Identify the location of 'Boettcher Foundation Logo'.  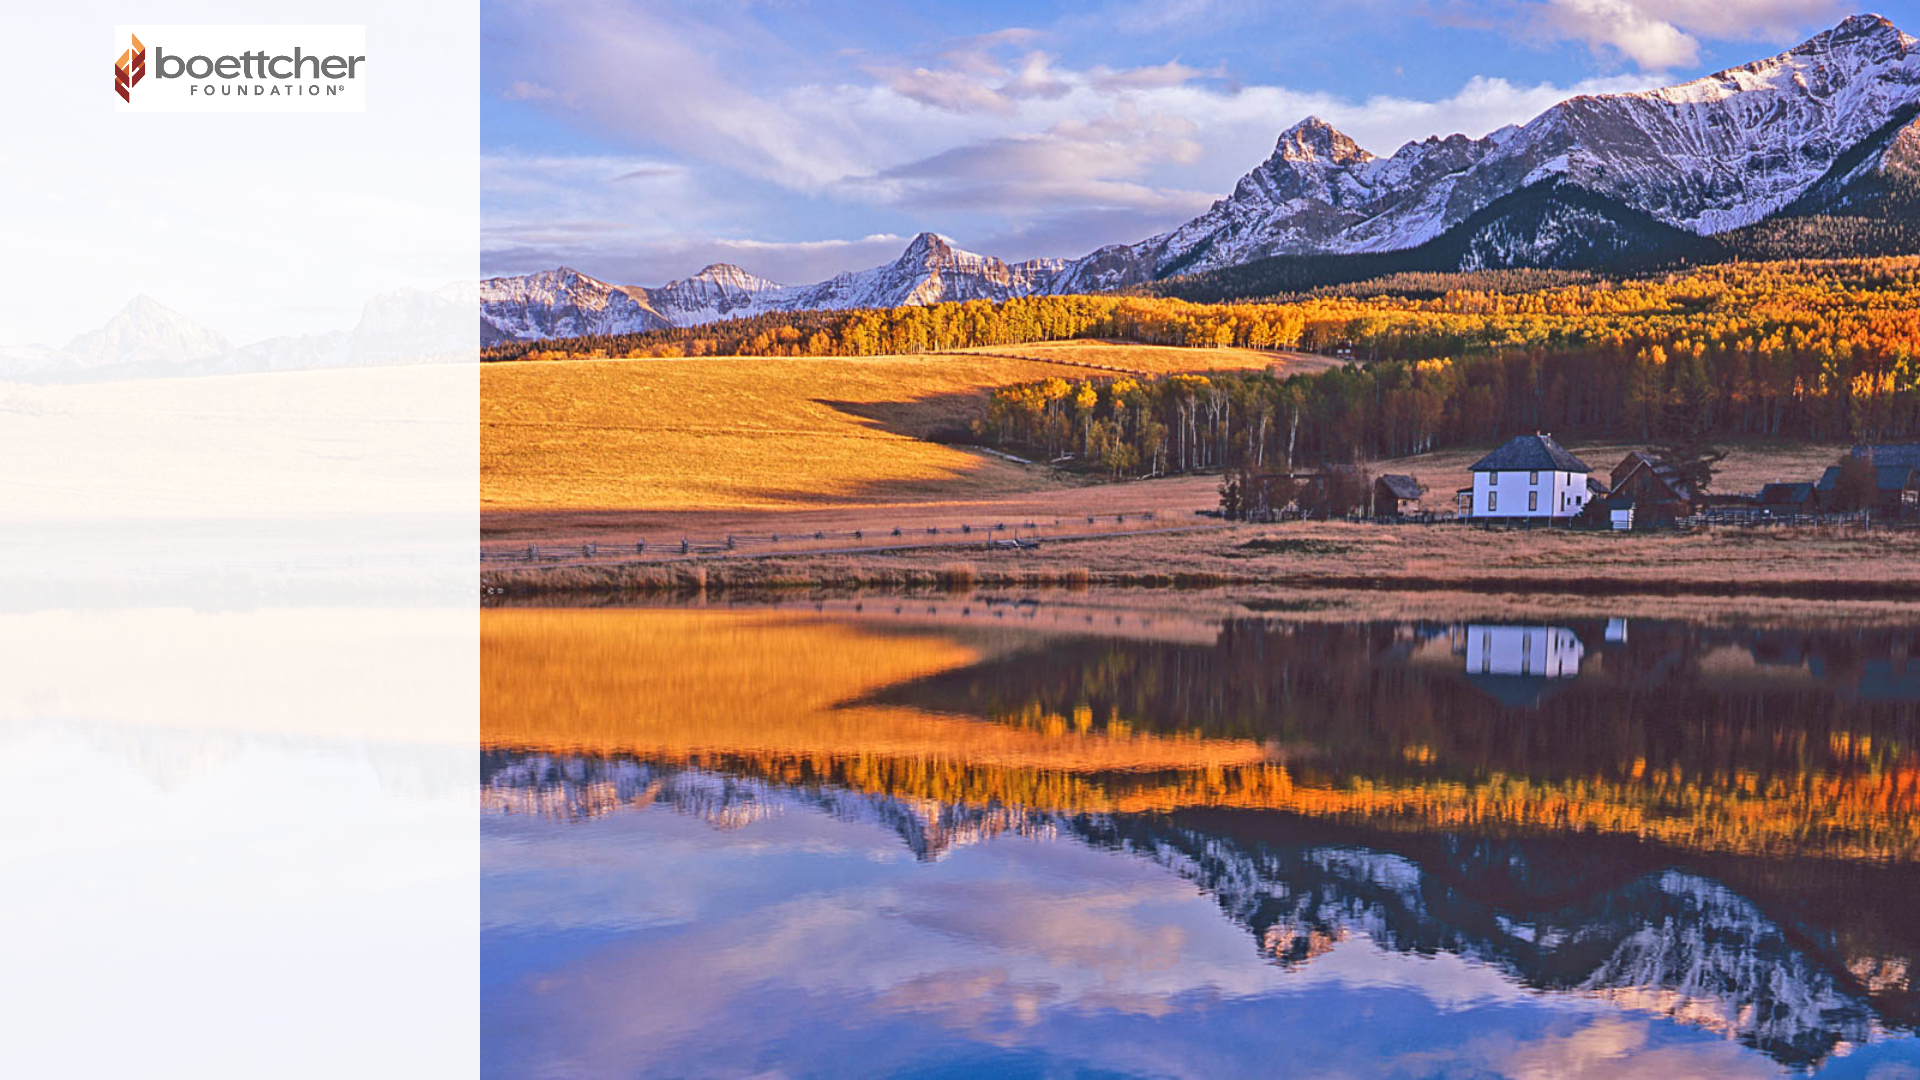
(240, 67).